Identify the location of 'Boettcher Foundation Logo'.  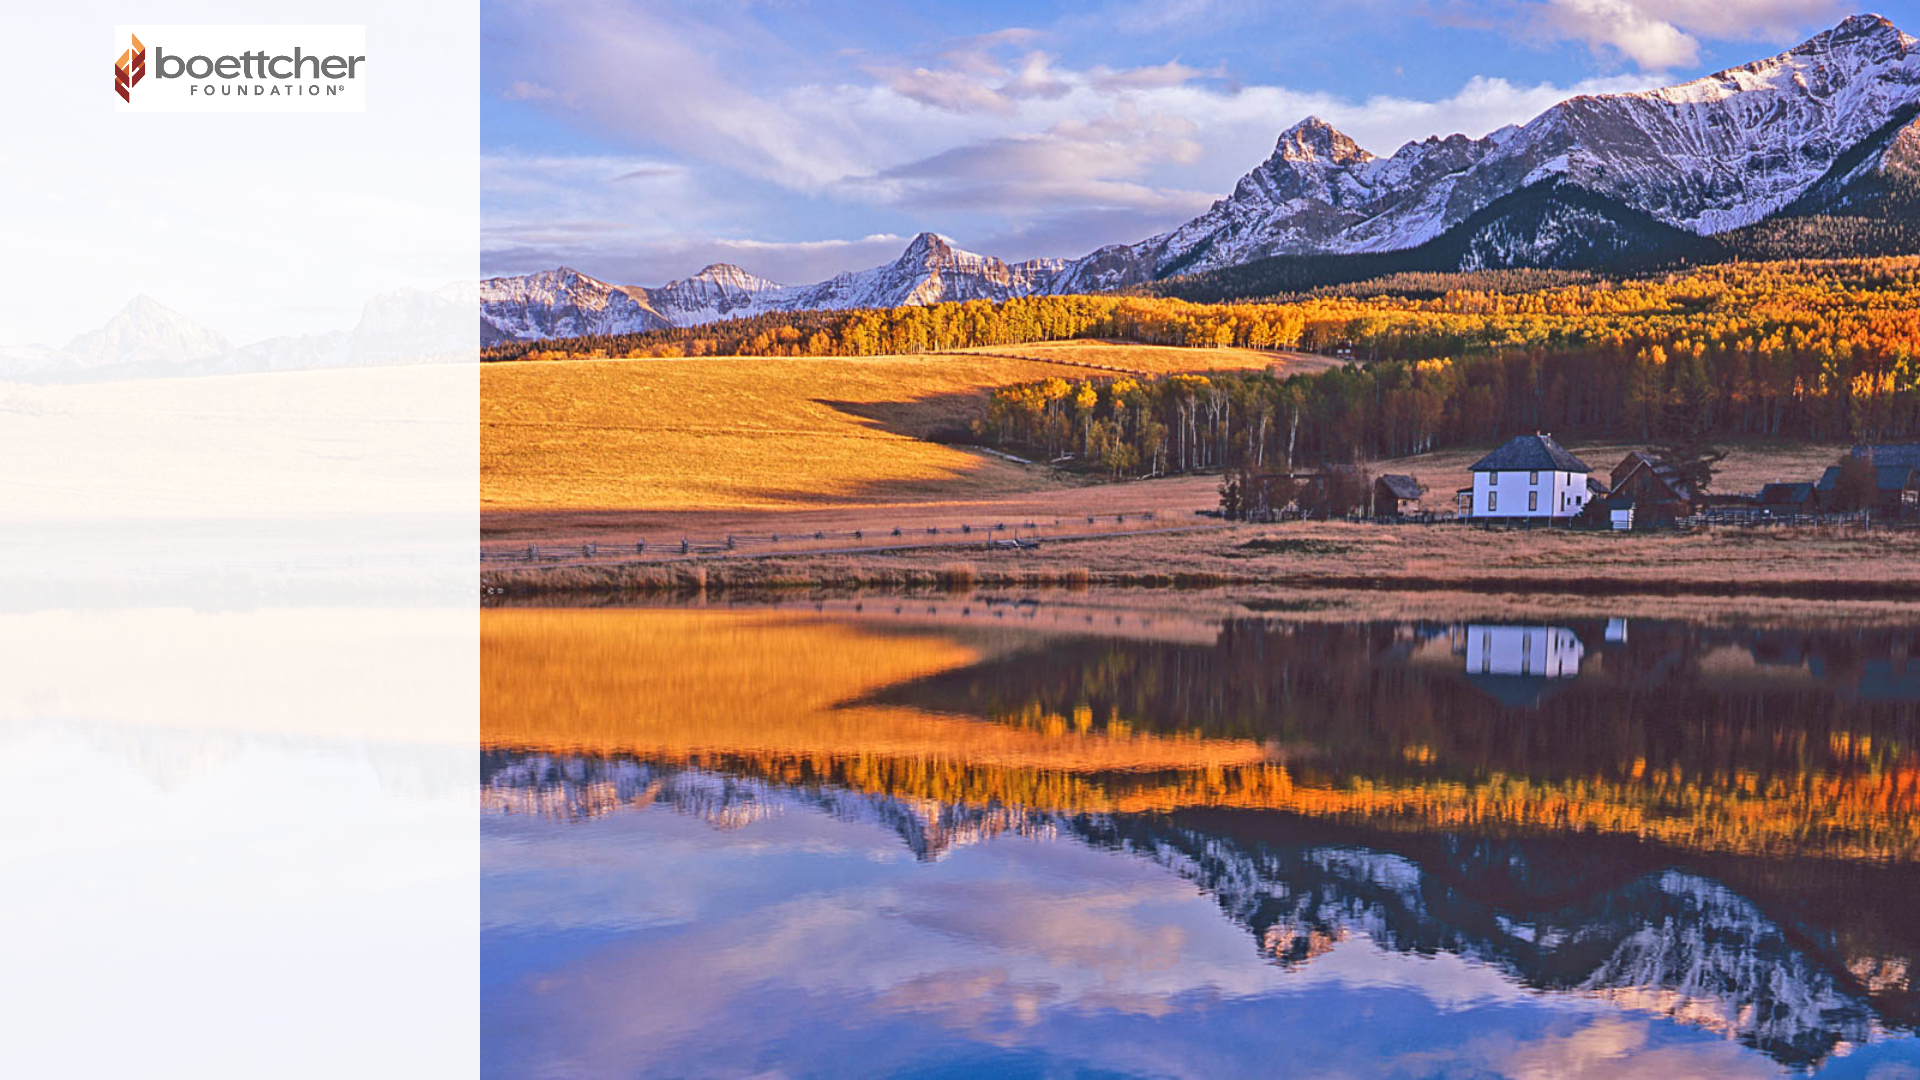
(240, 67).